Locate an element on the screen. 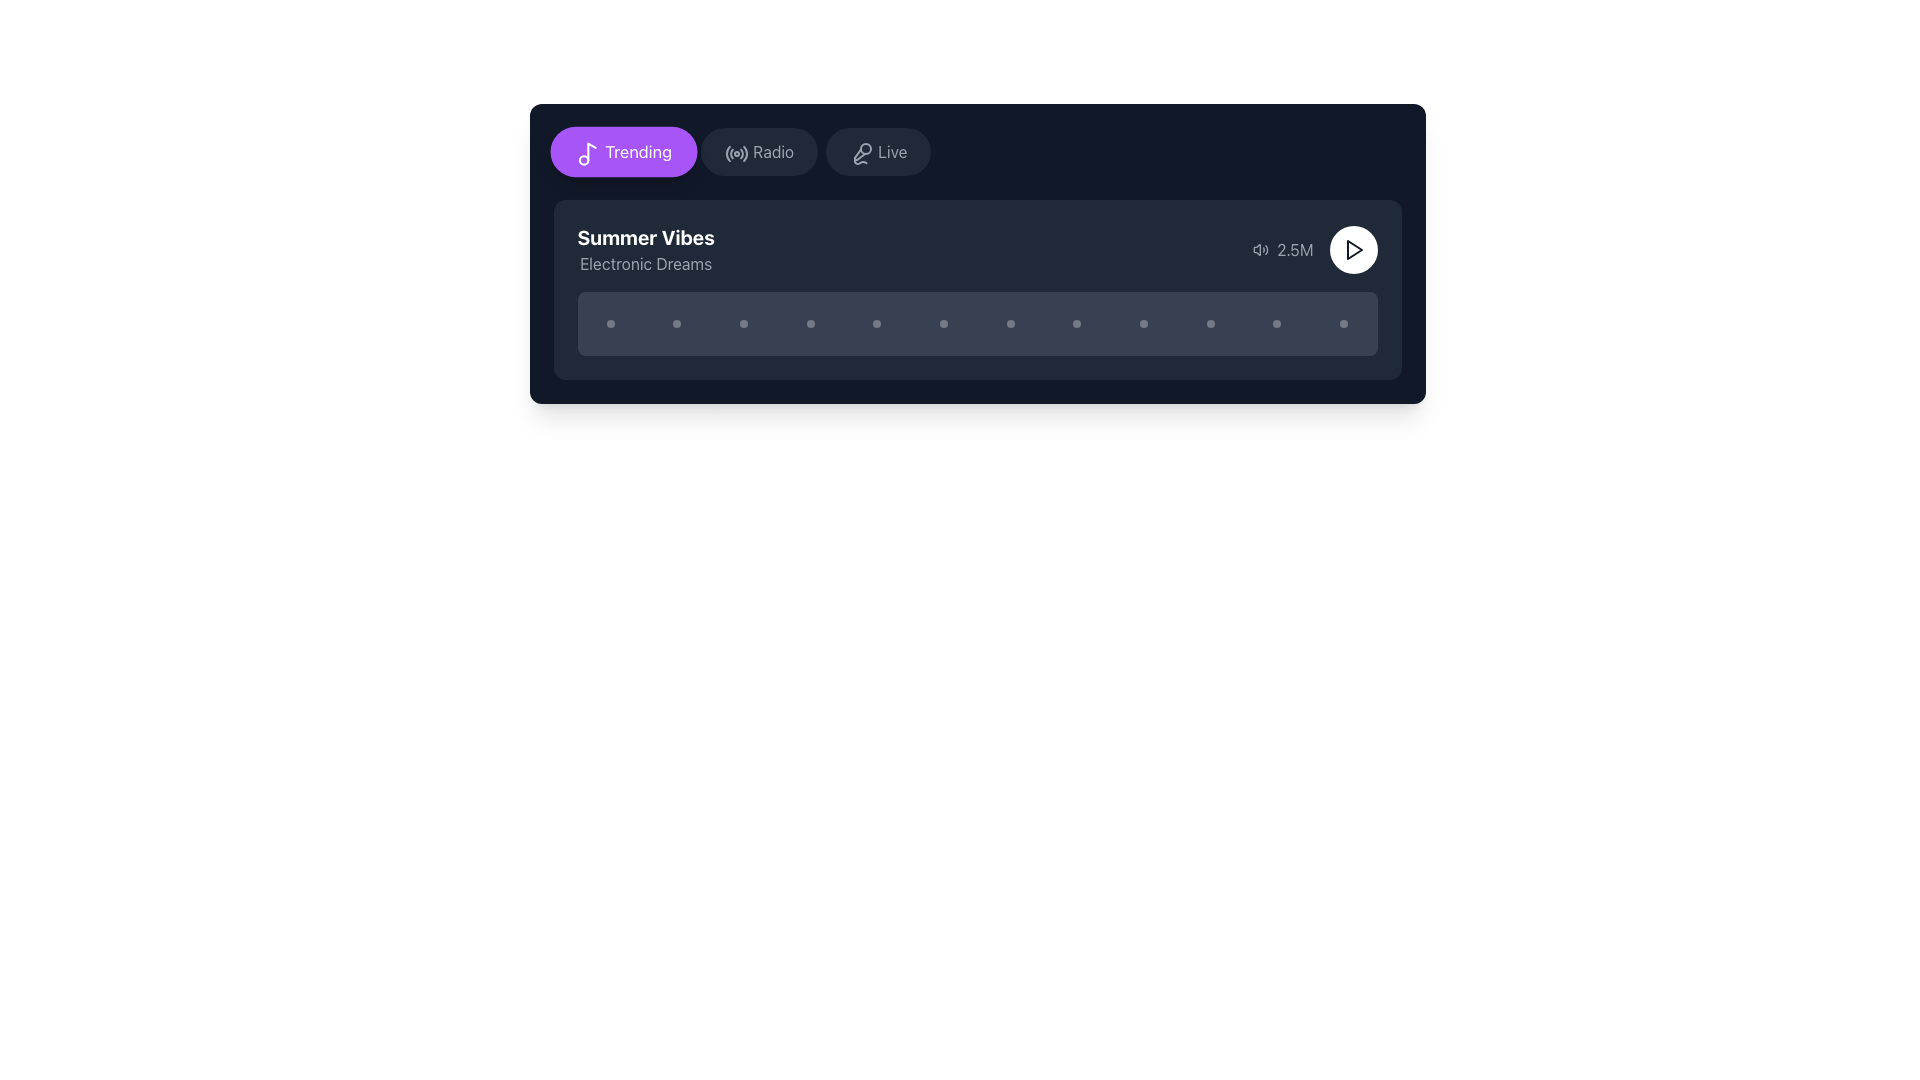  the 'Trending' text label within the button element, which has a purple background and white text, located on the left side of the top bar is located at coordinates (637, 150).